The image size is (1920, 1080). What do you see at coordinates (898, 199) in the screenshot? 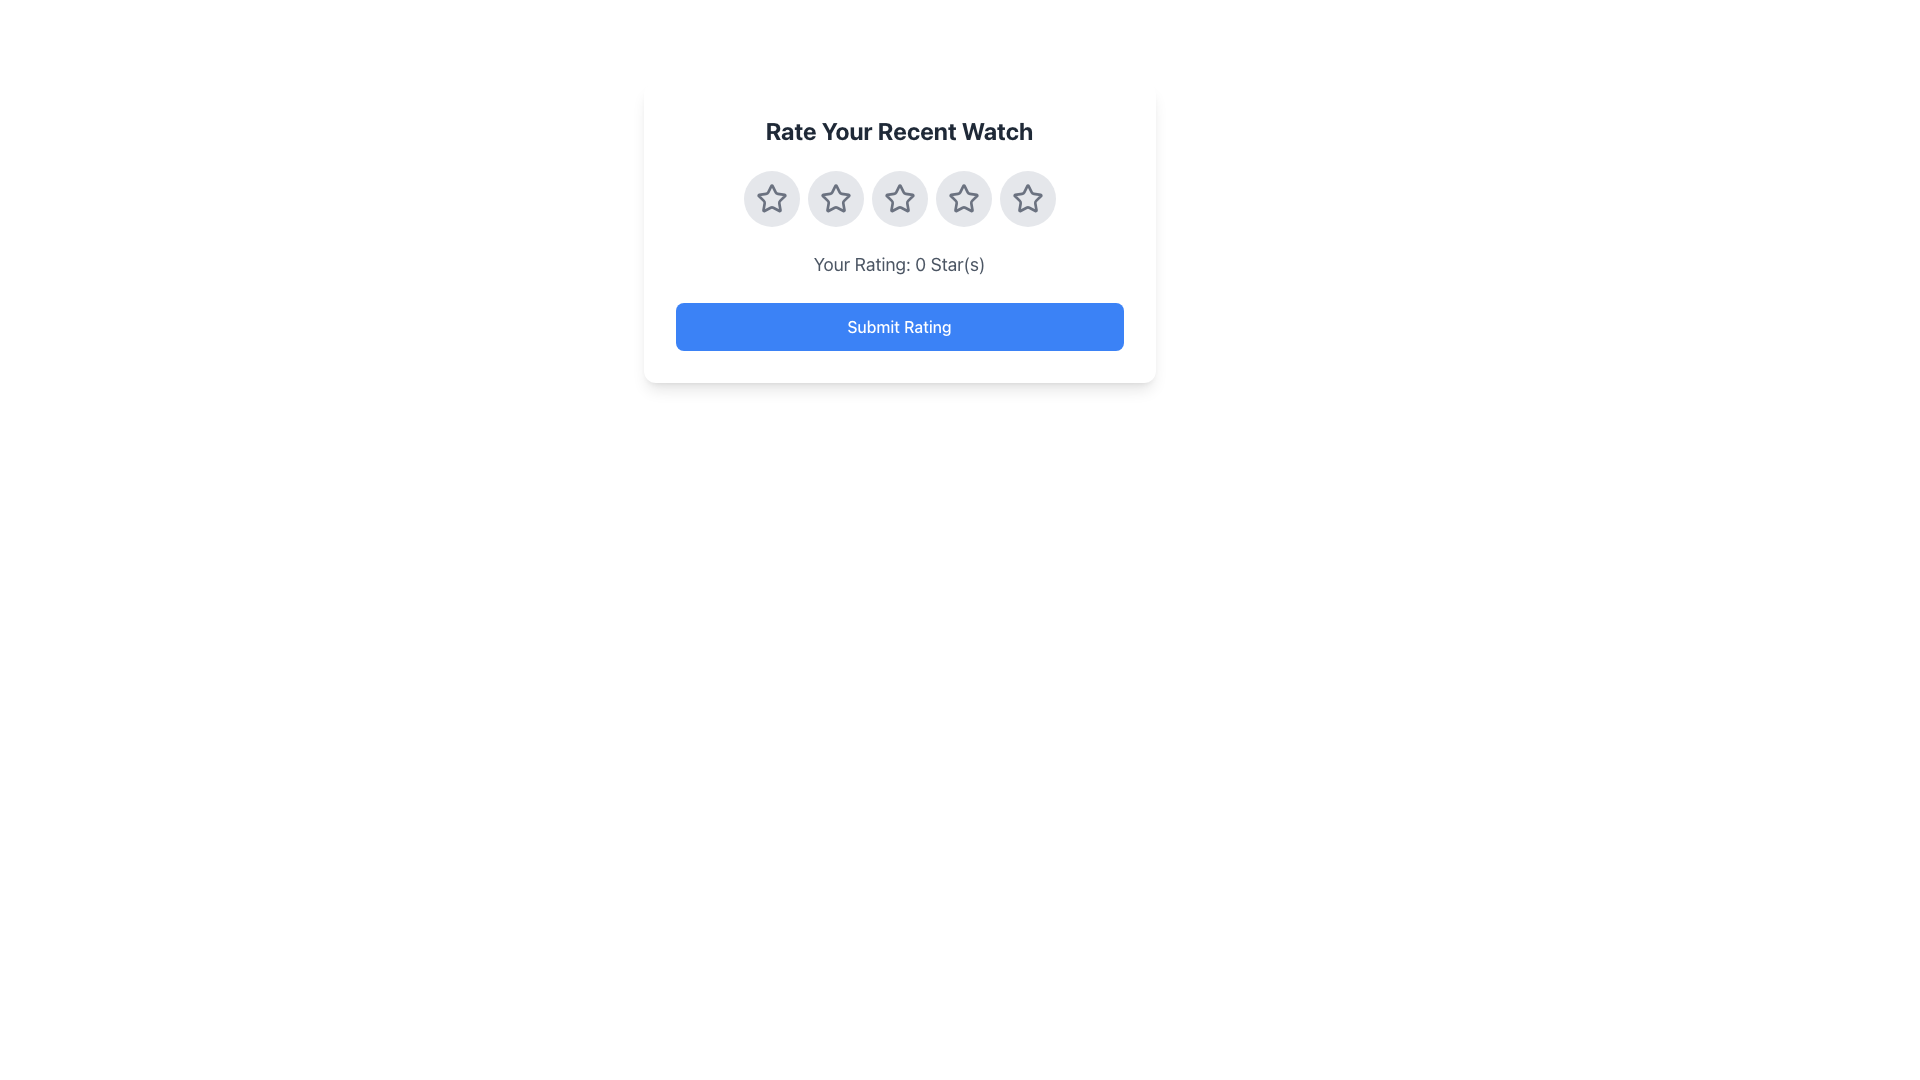
I see `the circular button with a gray background and a star-shaped icon, which is the third button in a horizontal row of five, located below 'Rate Your Recent Watch'` at bounding box center [898, 199].